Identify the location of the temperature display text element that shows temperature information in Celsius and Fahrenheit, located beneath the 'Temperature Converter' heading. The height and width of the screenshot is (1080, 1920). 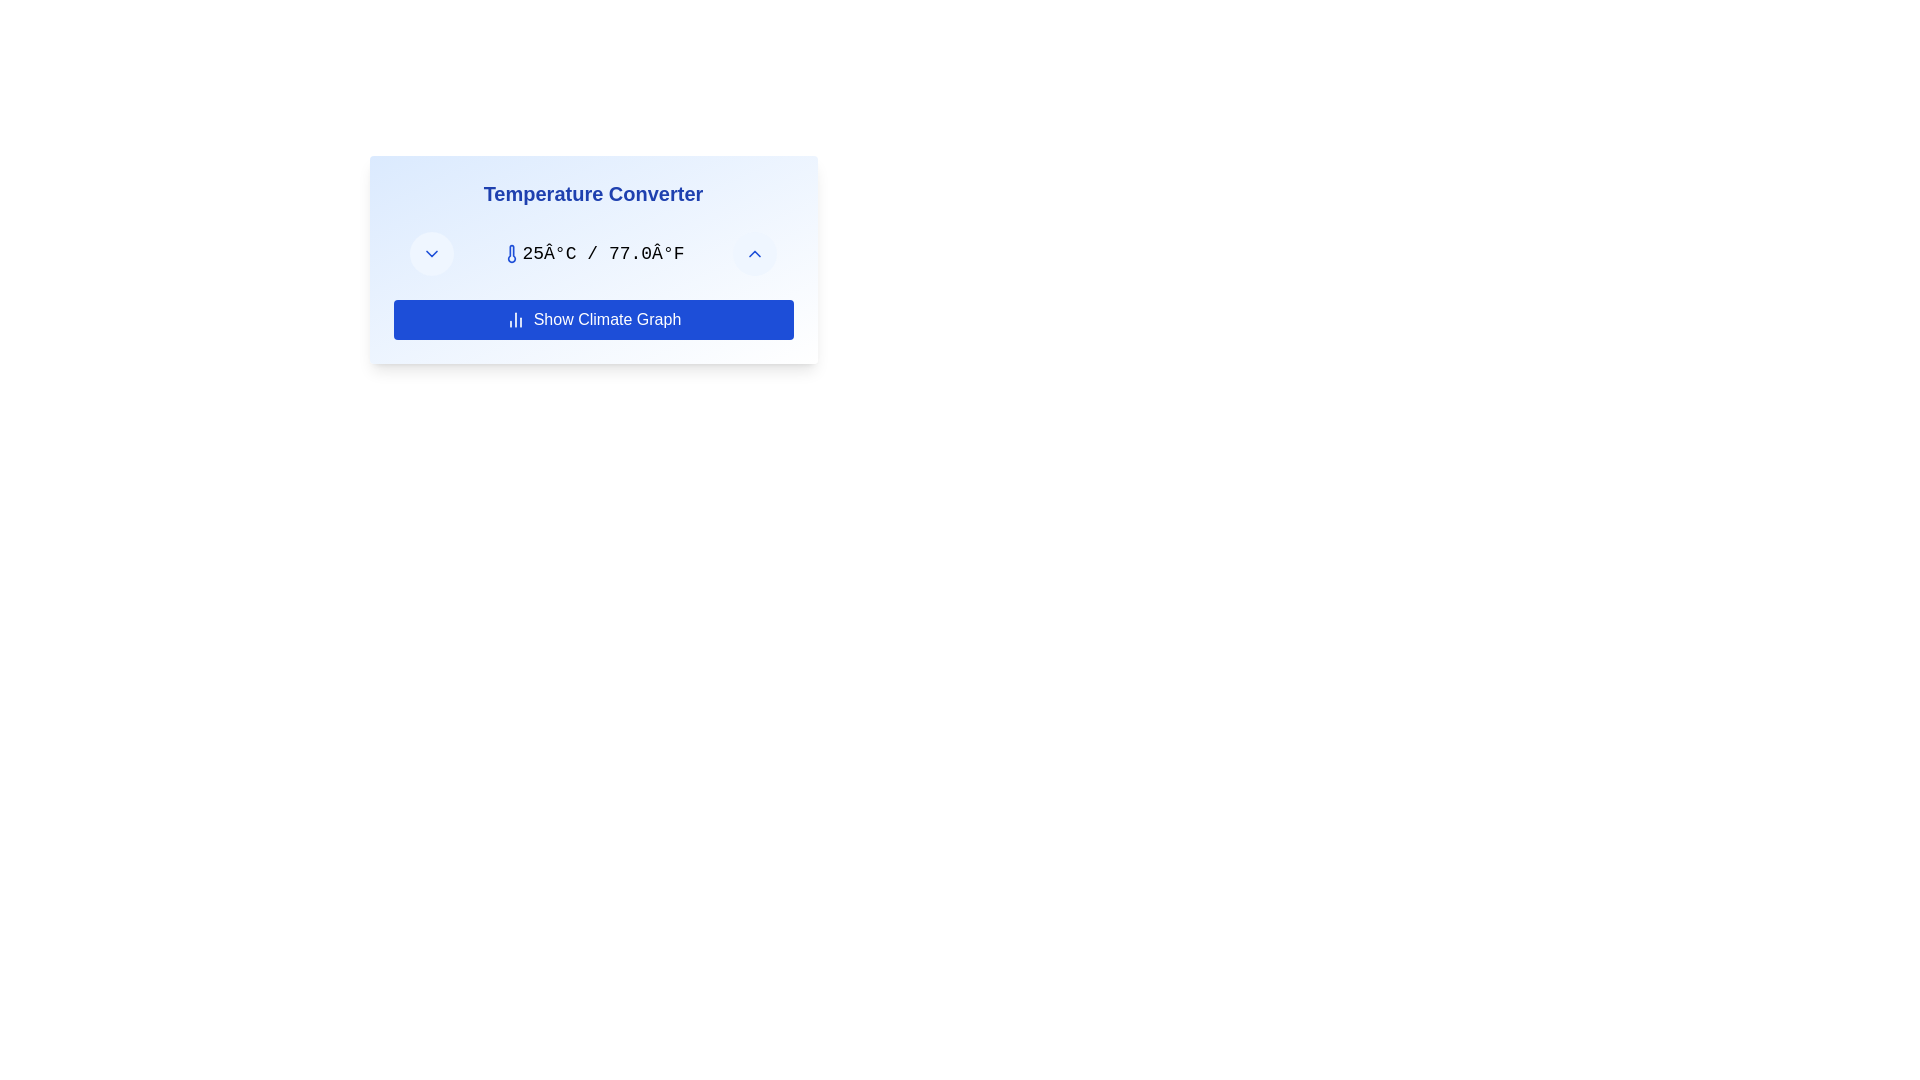
(592, 253).